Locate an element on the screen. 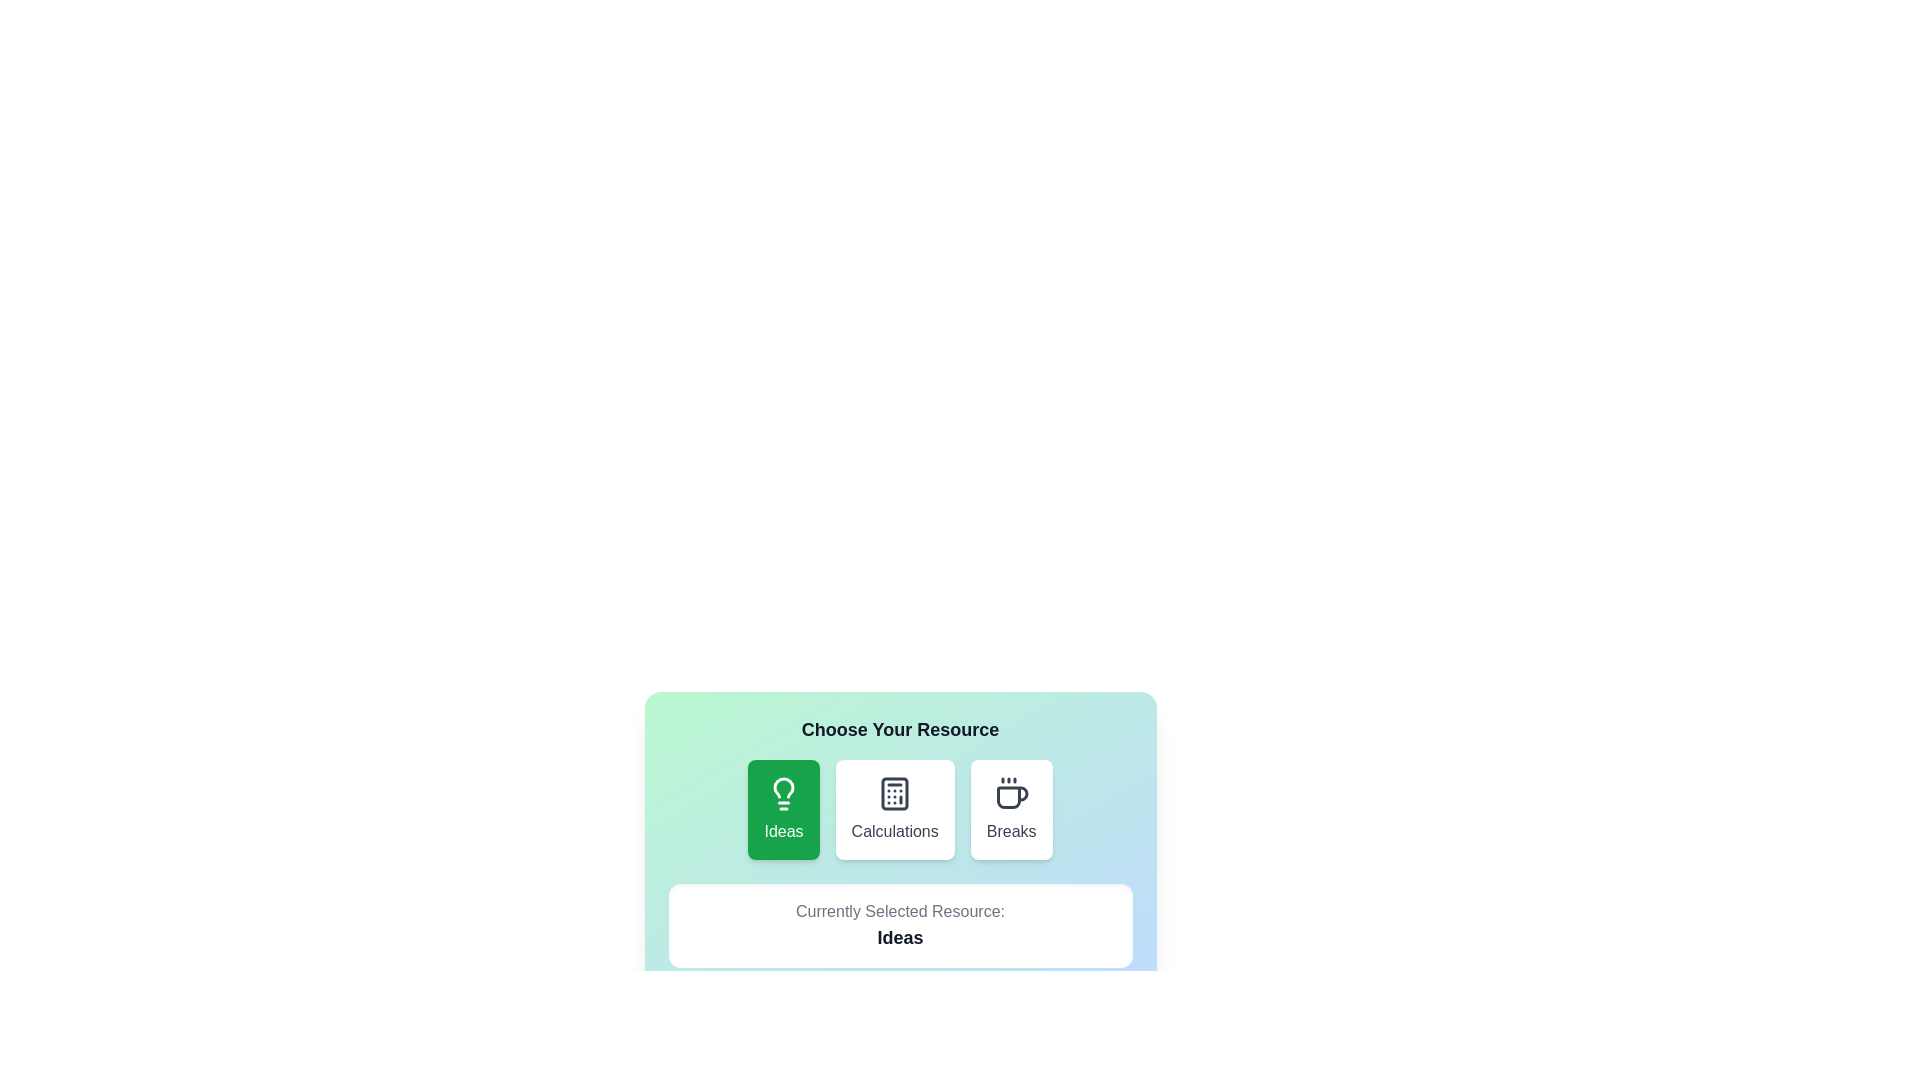 Image resolution: width=1920 pixels, height=1080 pixels. the button corresponding to the resource type Breaks is located at coordinates (1011, 810).